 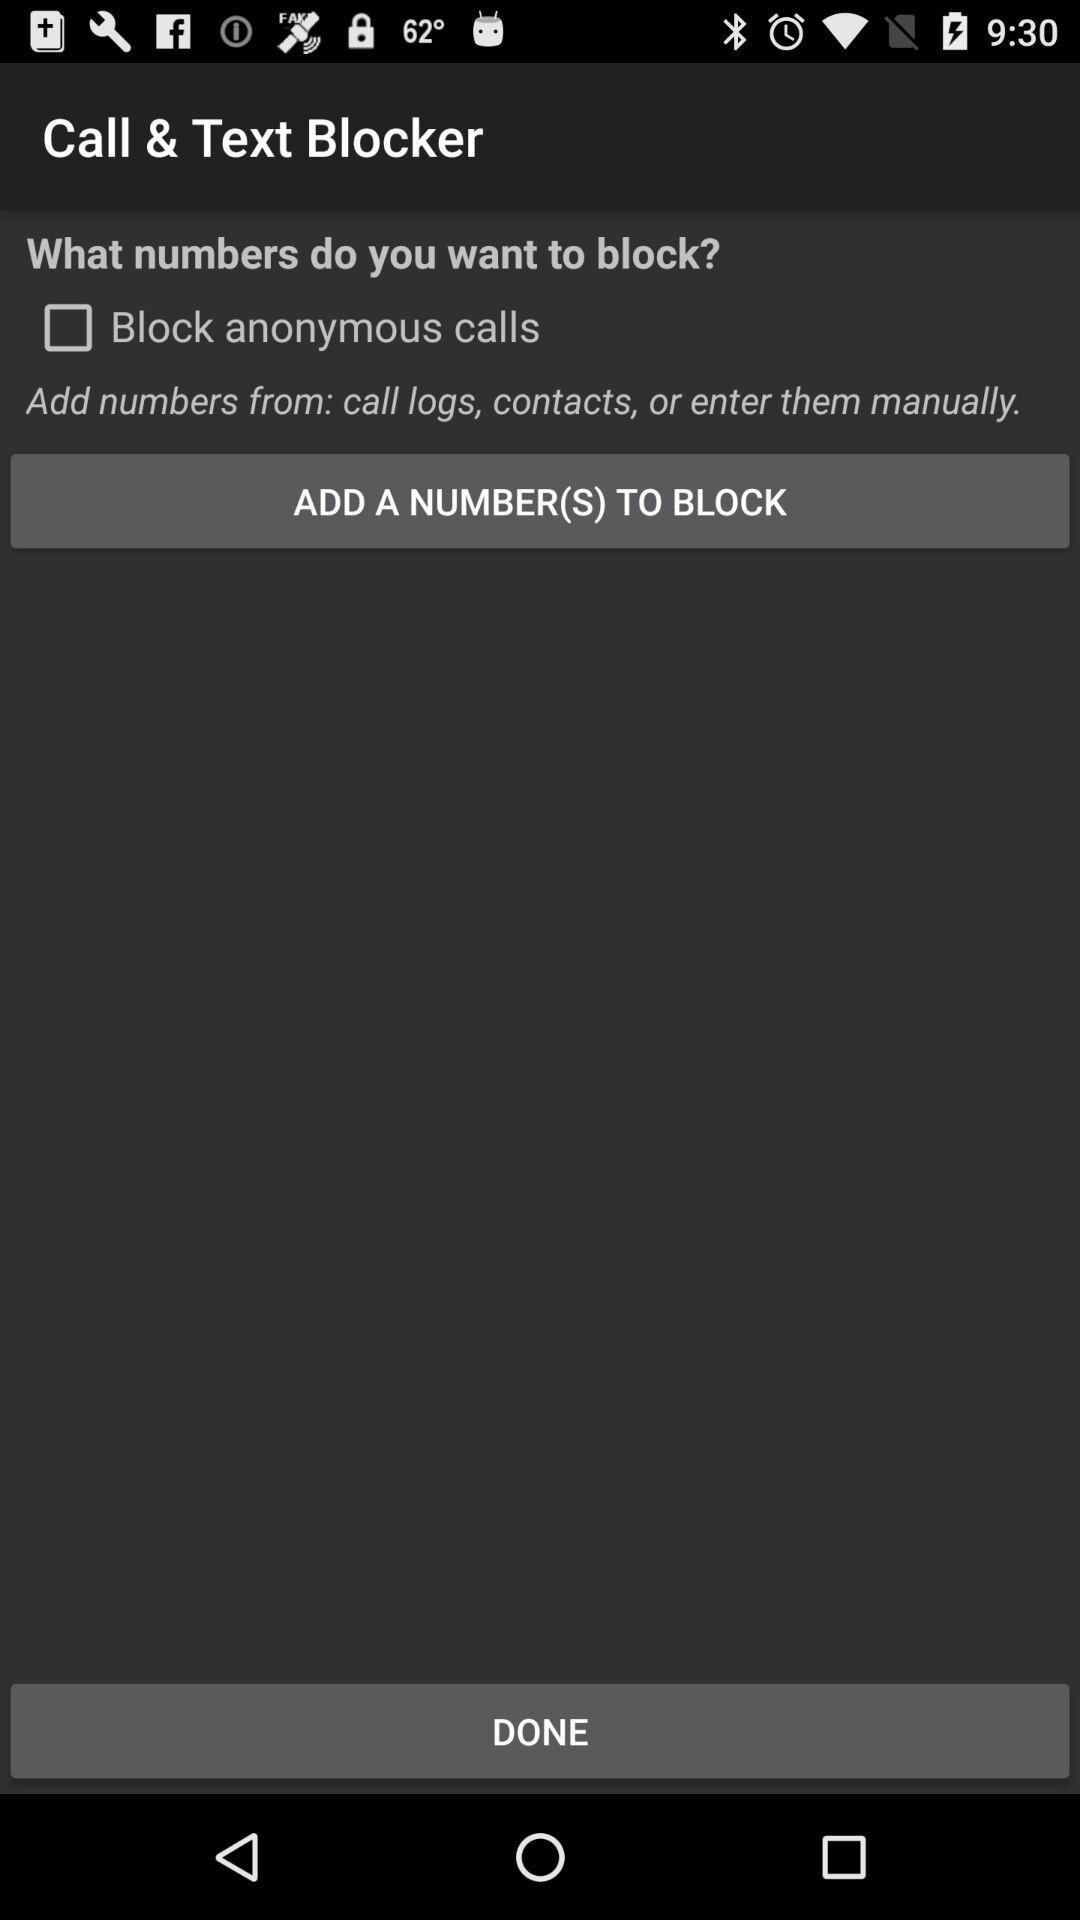 I want to click on item above the add numbers from app, so click(x=67, y=327).